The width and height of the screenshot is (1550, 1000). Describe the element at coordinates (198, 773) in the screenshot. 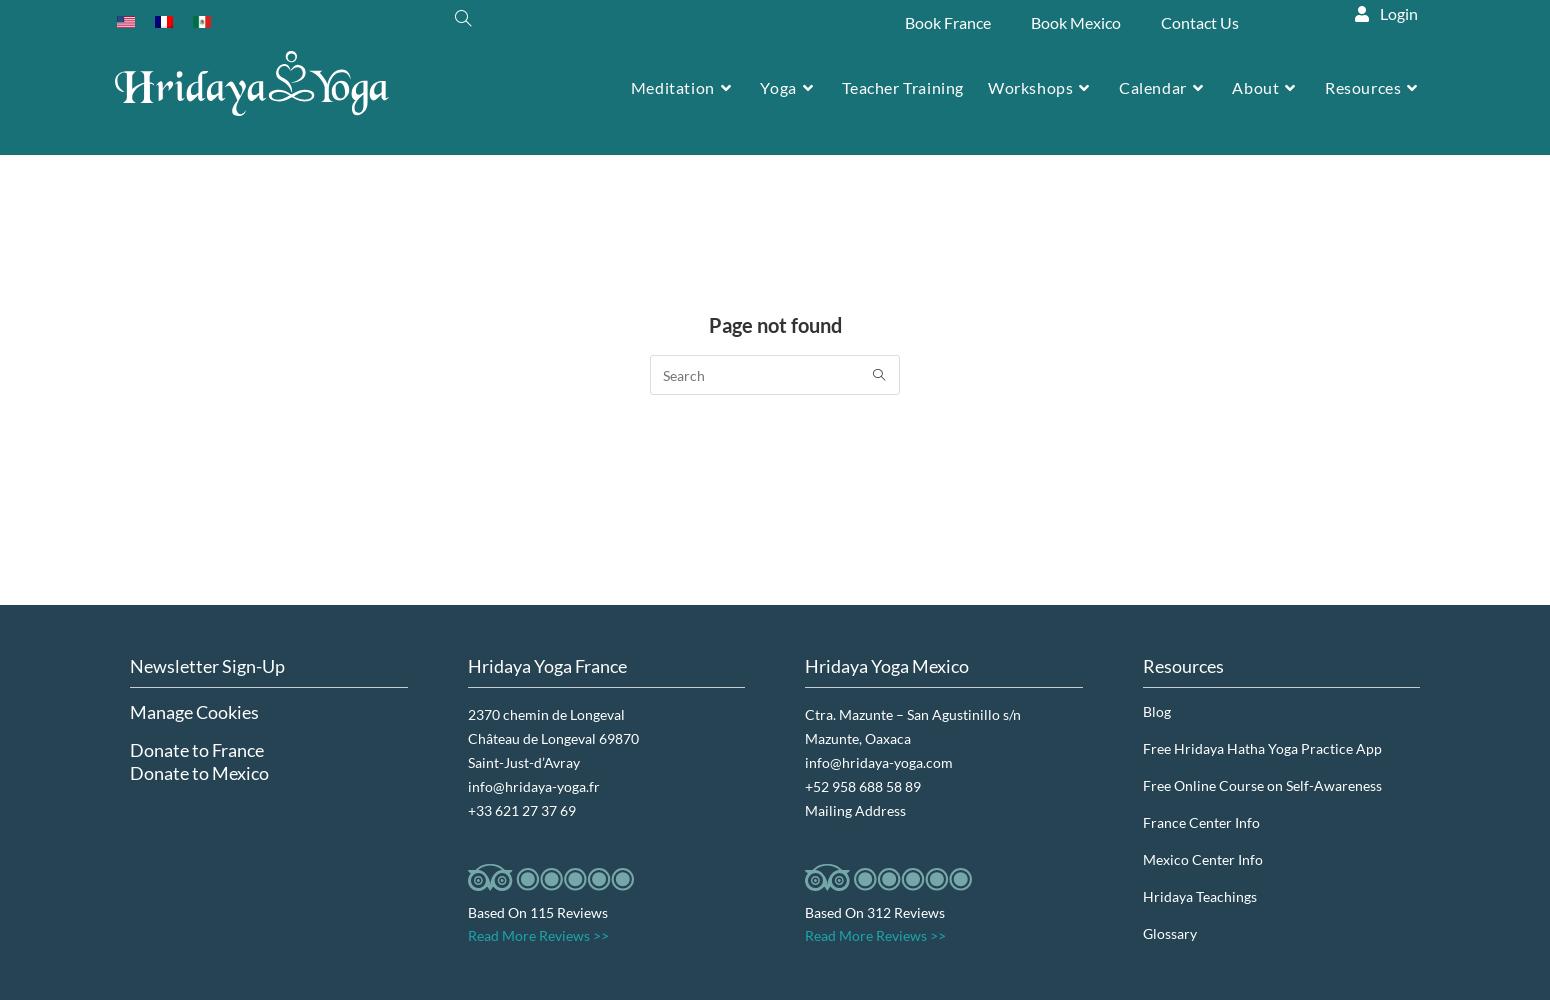

I see `'Donate to Mexico'` at that location.